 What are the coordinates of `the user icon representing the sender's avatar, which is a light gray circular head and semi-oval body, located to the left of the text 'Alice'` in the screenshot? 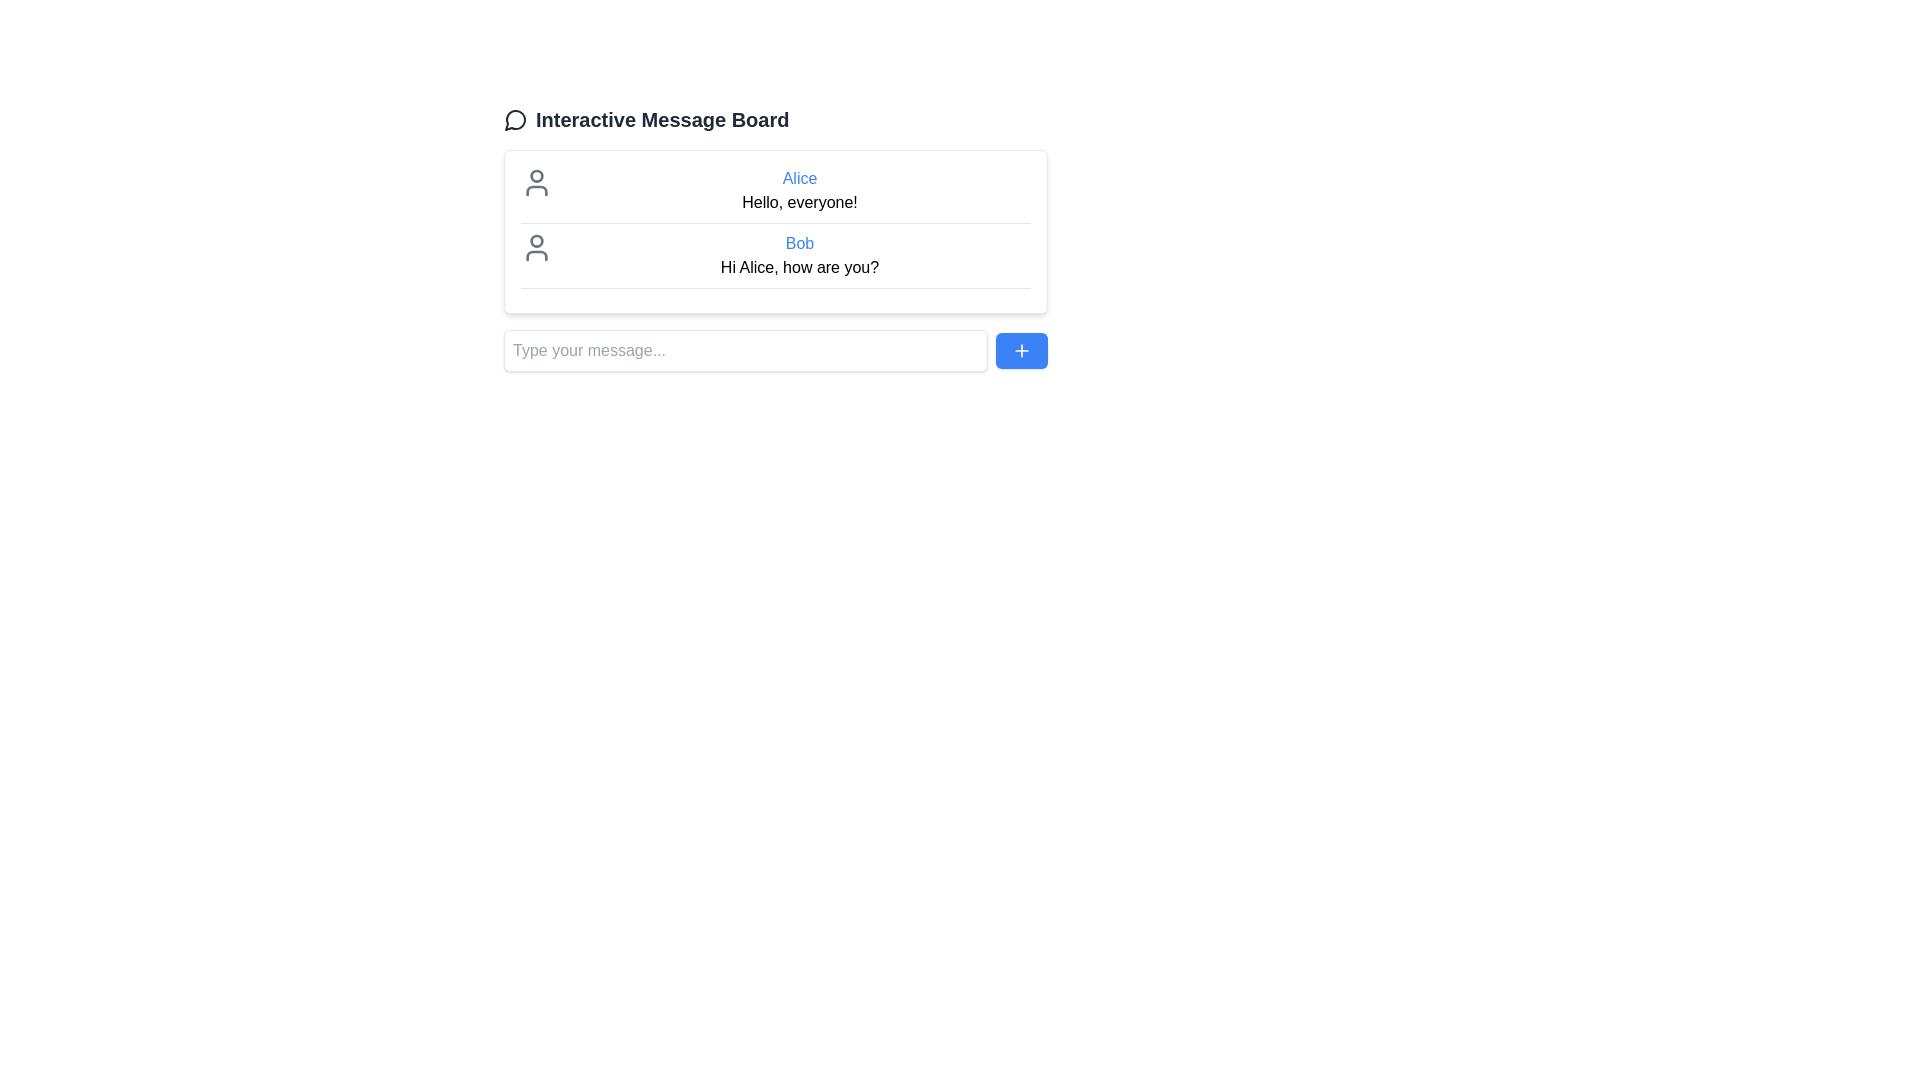 It's located at (537, 182).